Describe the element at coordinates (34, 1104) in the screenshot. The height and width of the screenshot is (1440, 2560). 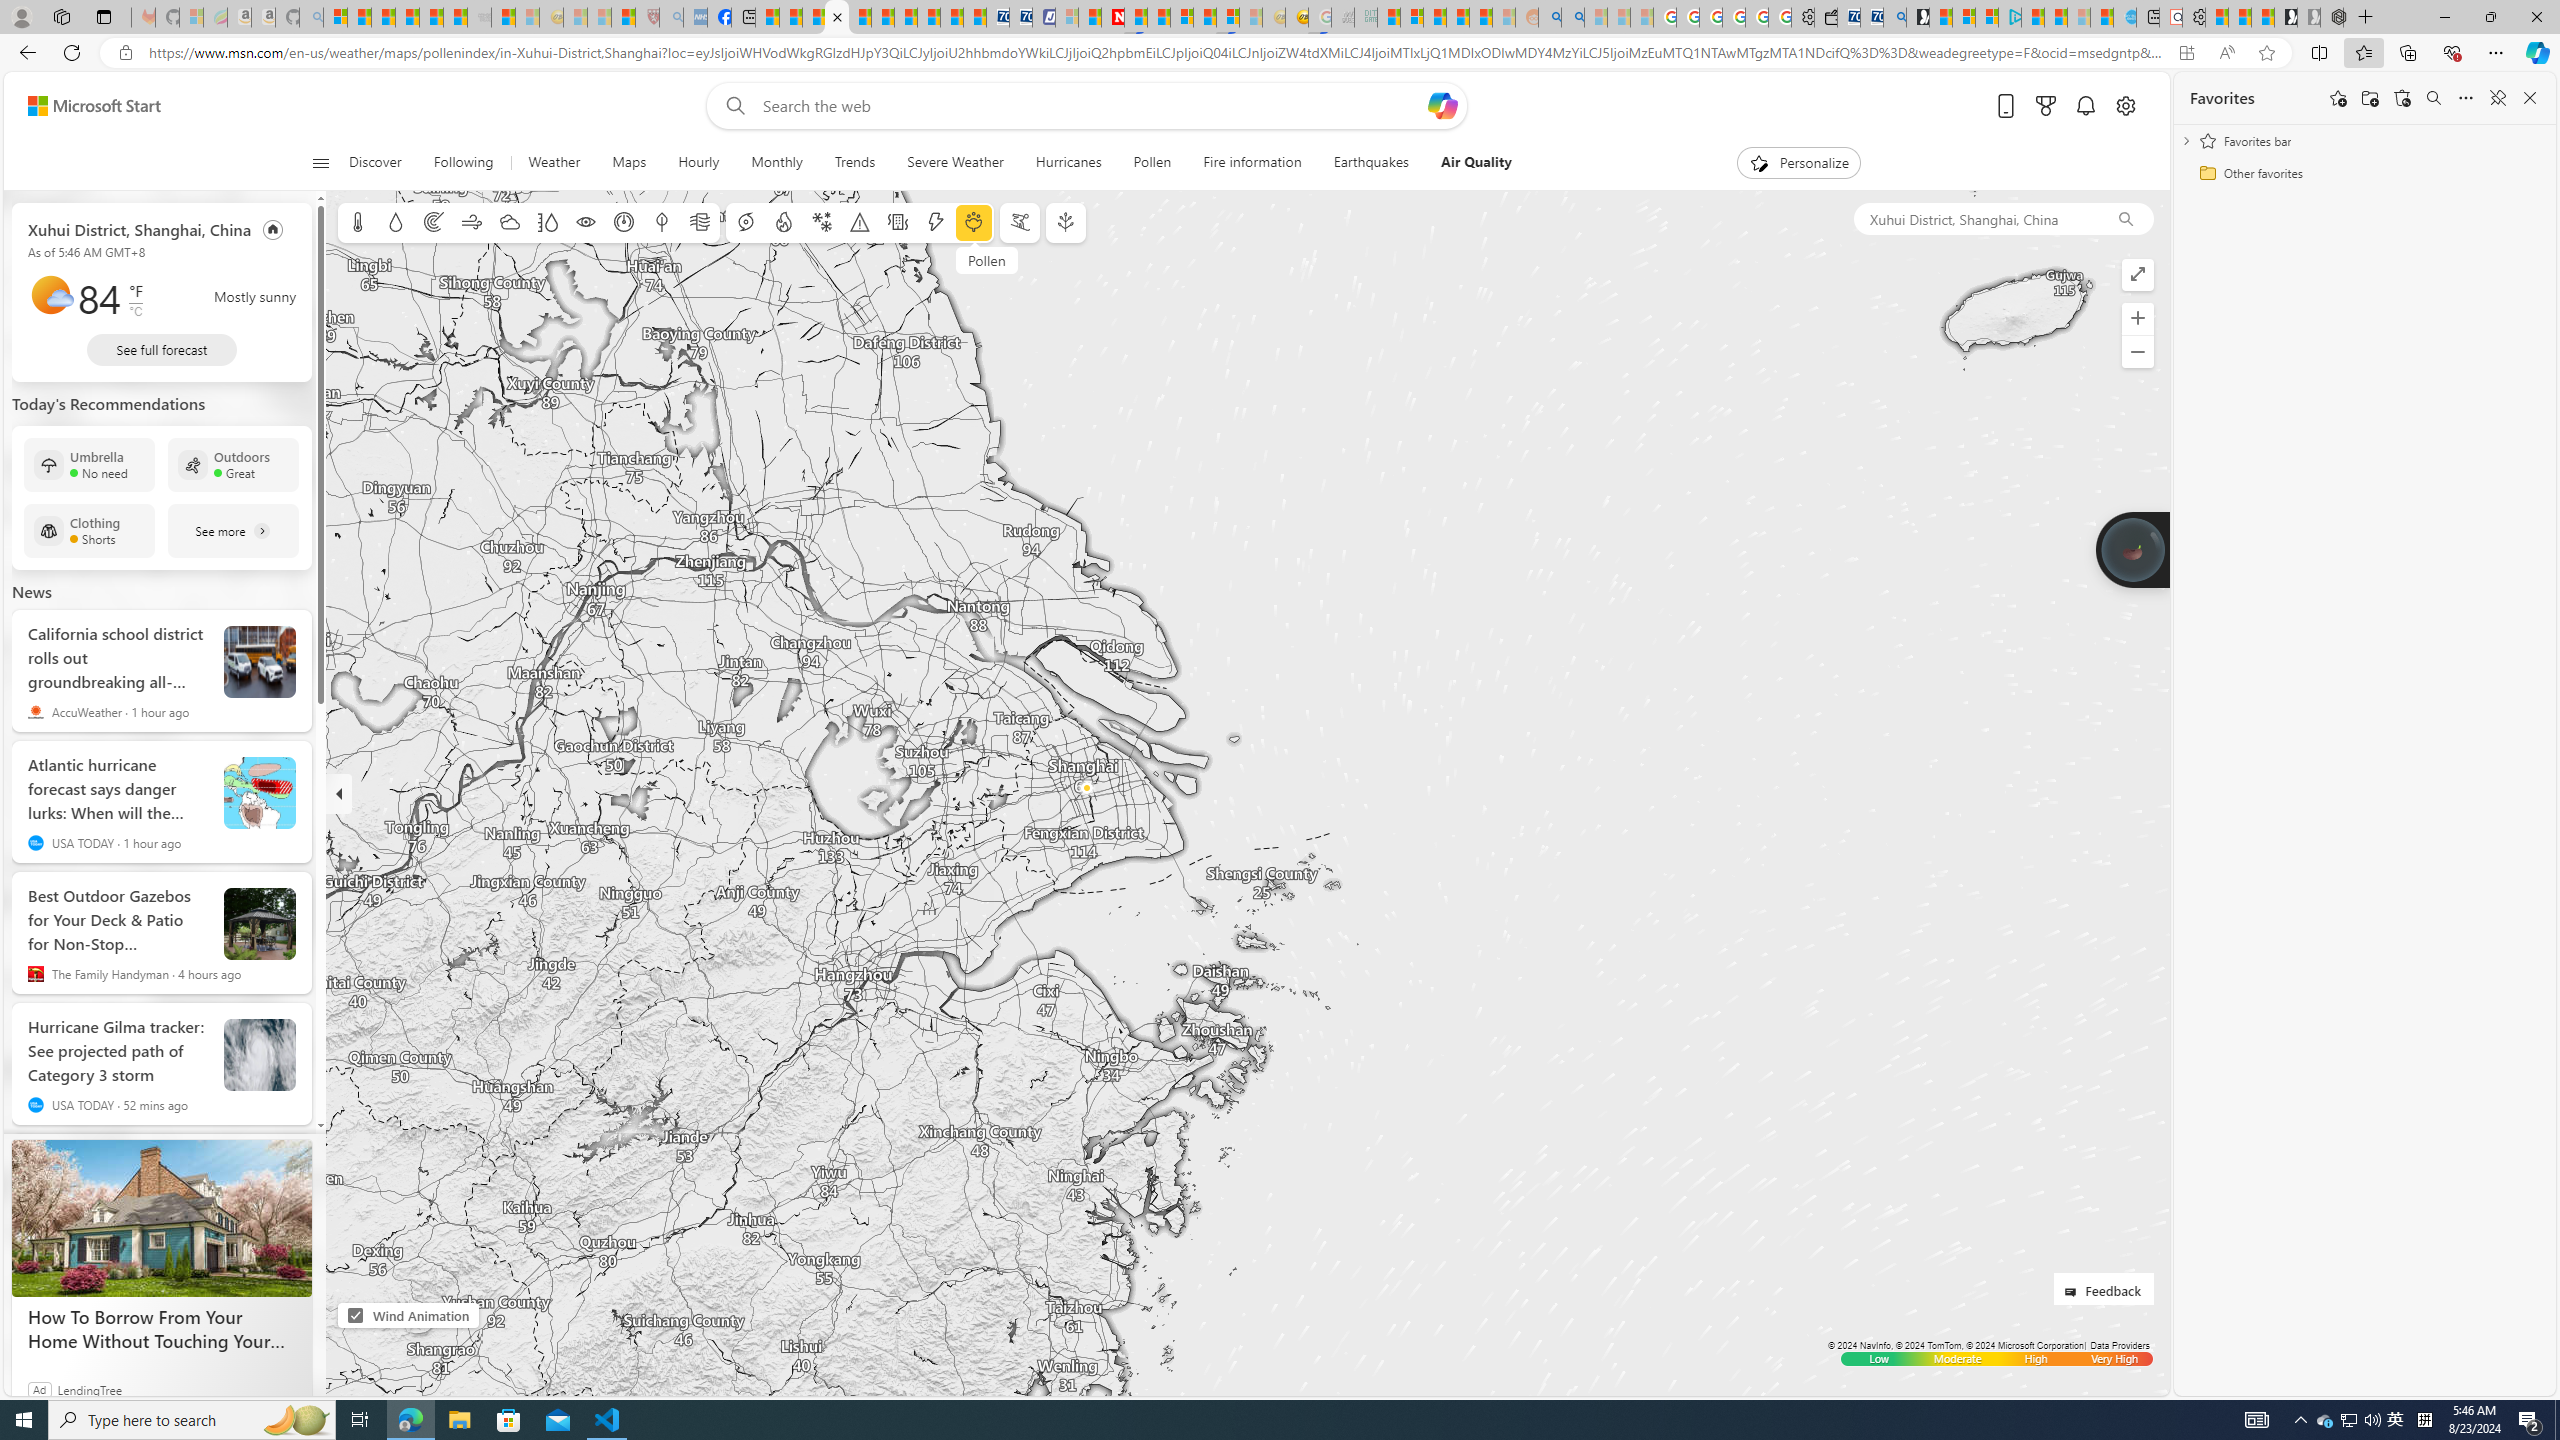
I see `'USA TODAY'` at that location.